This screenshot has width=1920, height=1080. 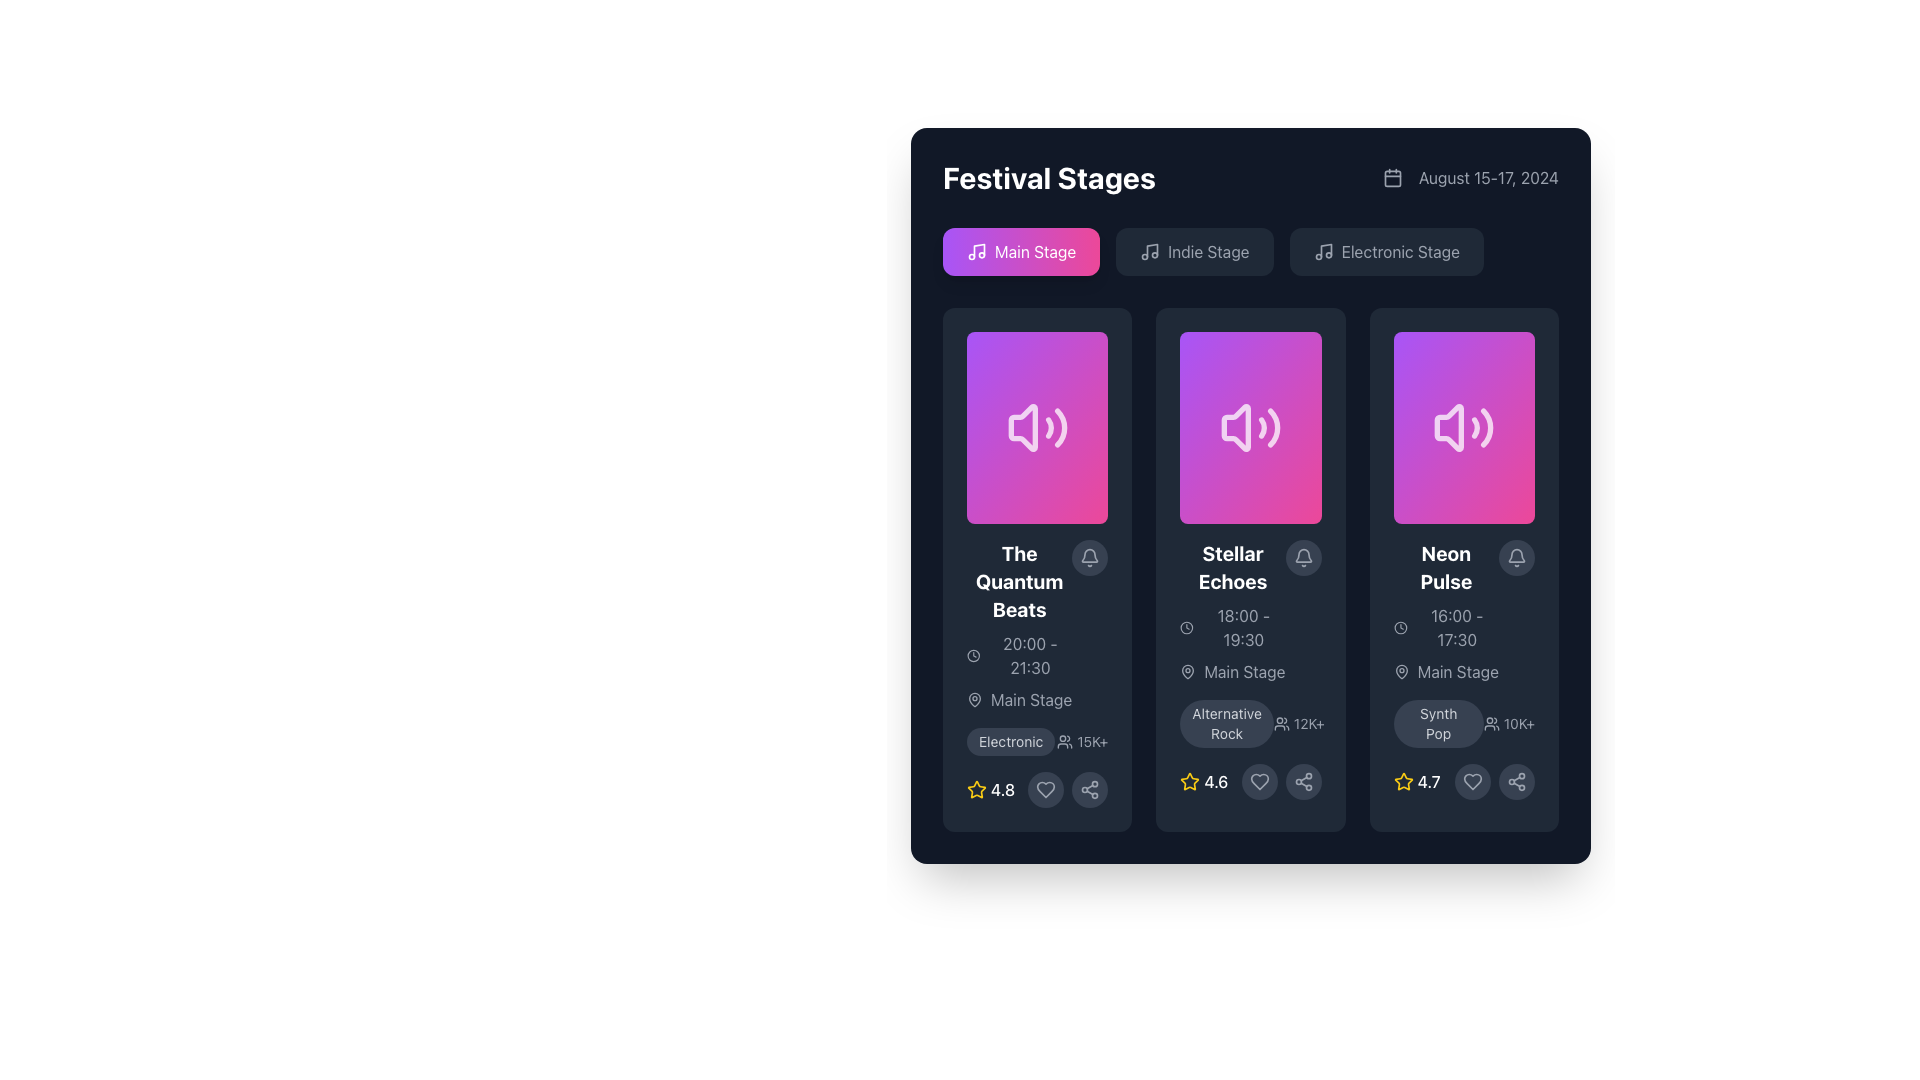 What do you see at coordinates (1003, 789) in the screenshot?
I see `the static Text Label displaying the rating value (4.8) located at the bottom-left corner of 'The Quantum Beats' card` at bounding box center [1003, 789].